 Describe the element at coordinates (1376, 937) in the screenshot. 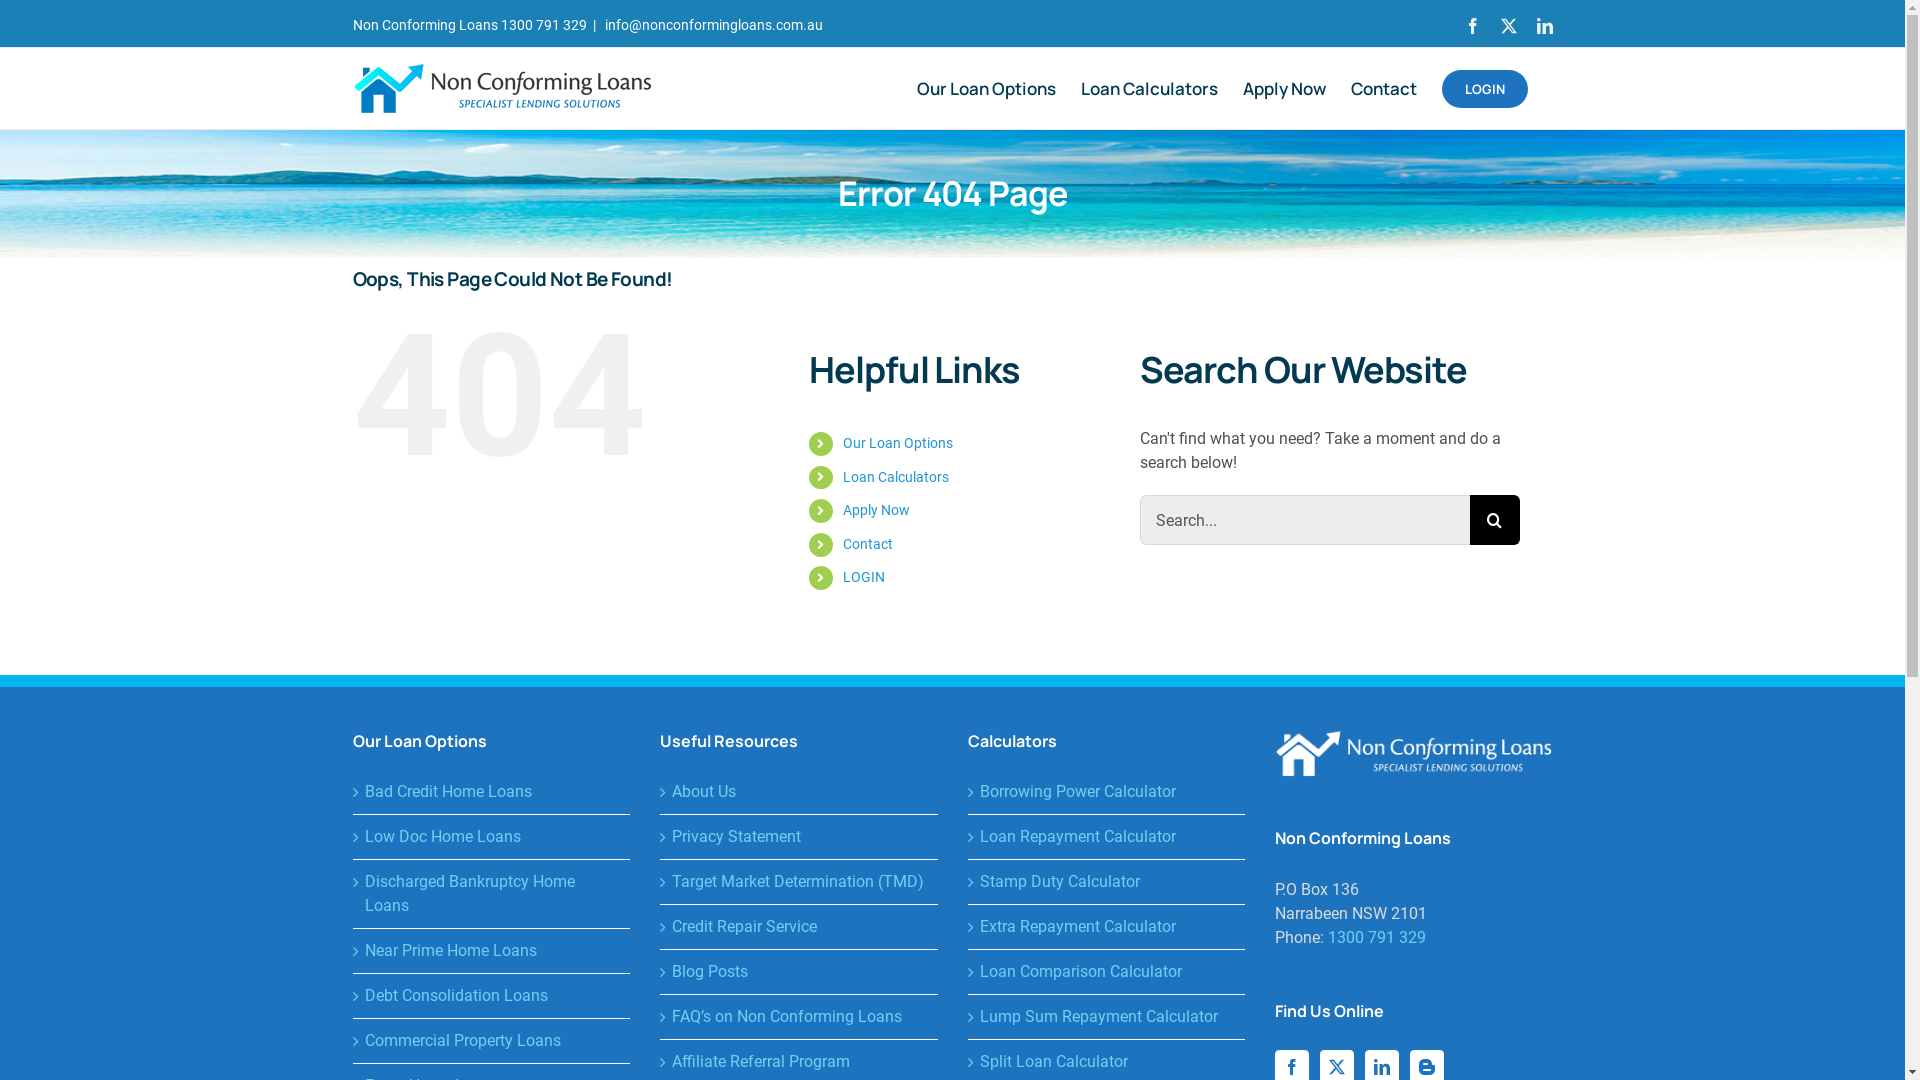

I see `'1300 791 329'` at that location.